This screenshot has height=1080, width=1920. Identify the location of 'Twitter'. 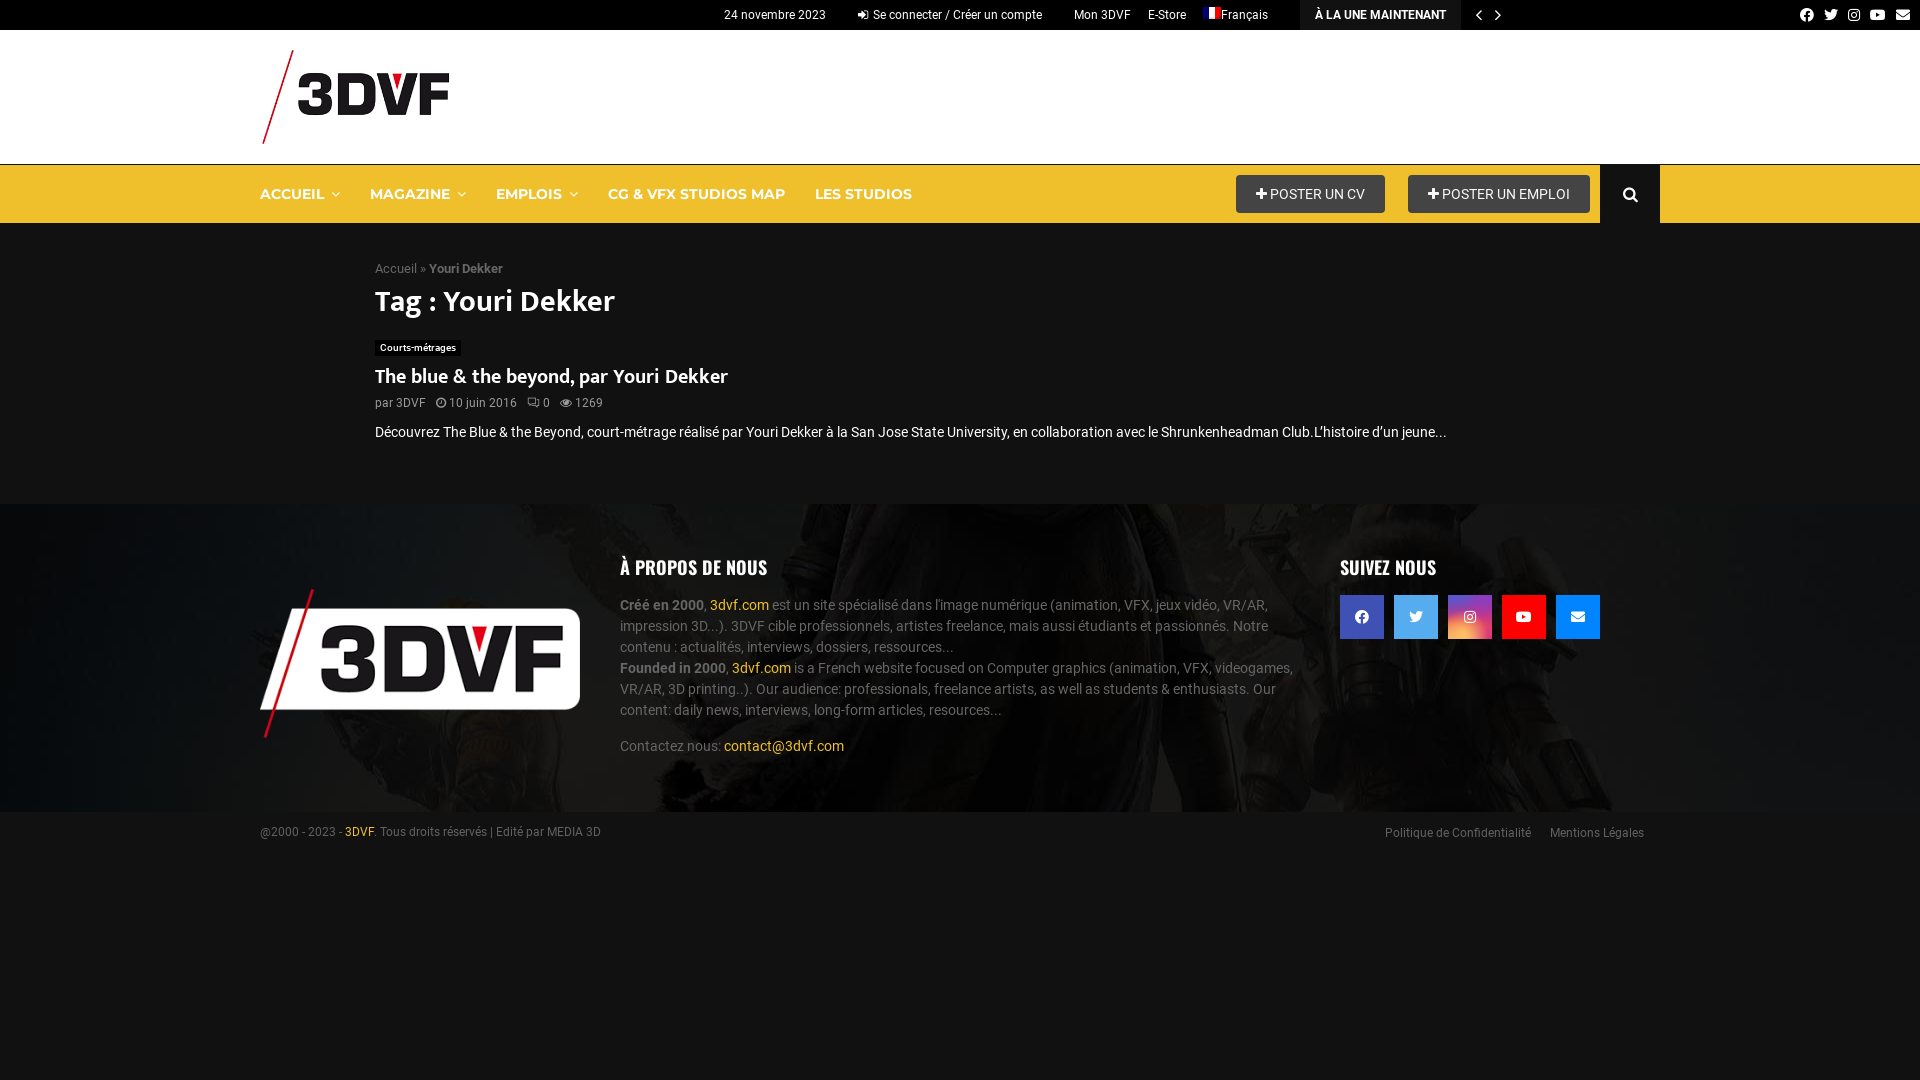
(1415, 616).